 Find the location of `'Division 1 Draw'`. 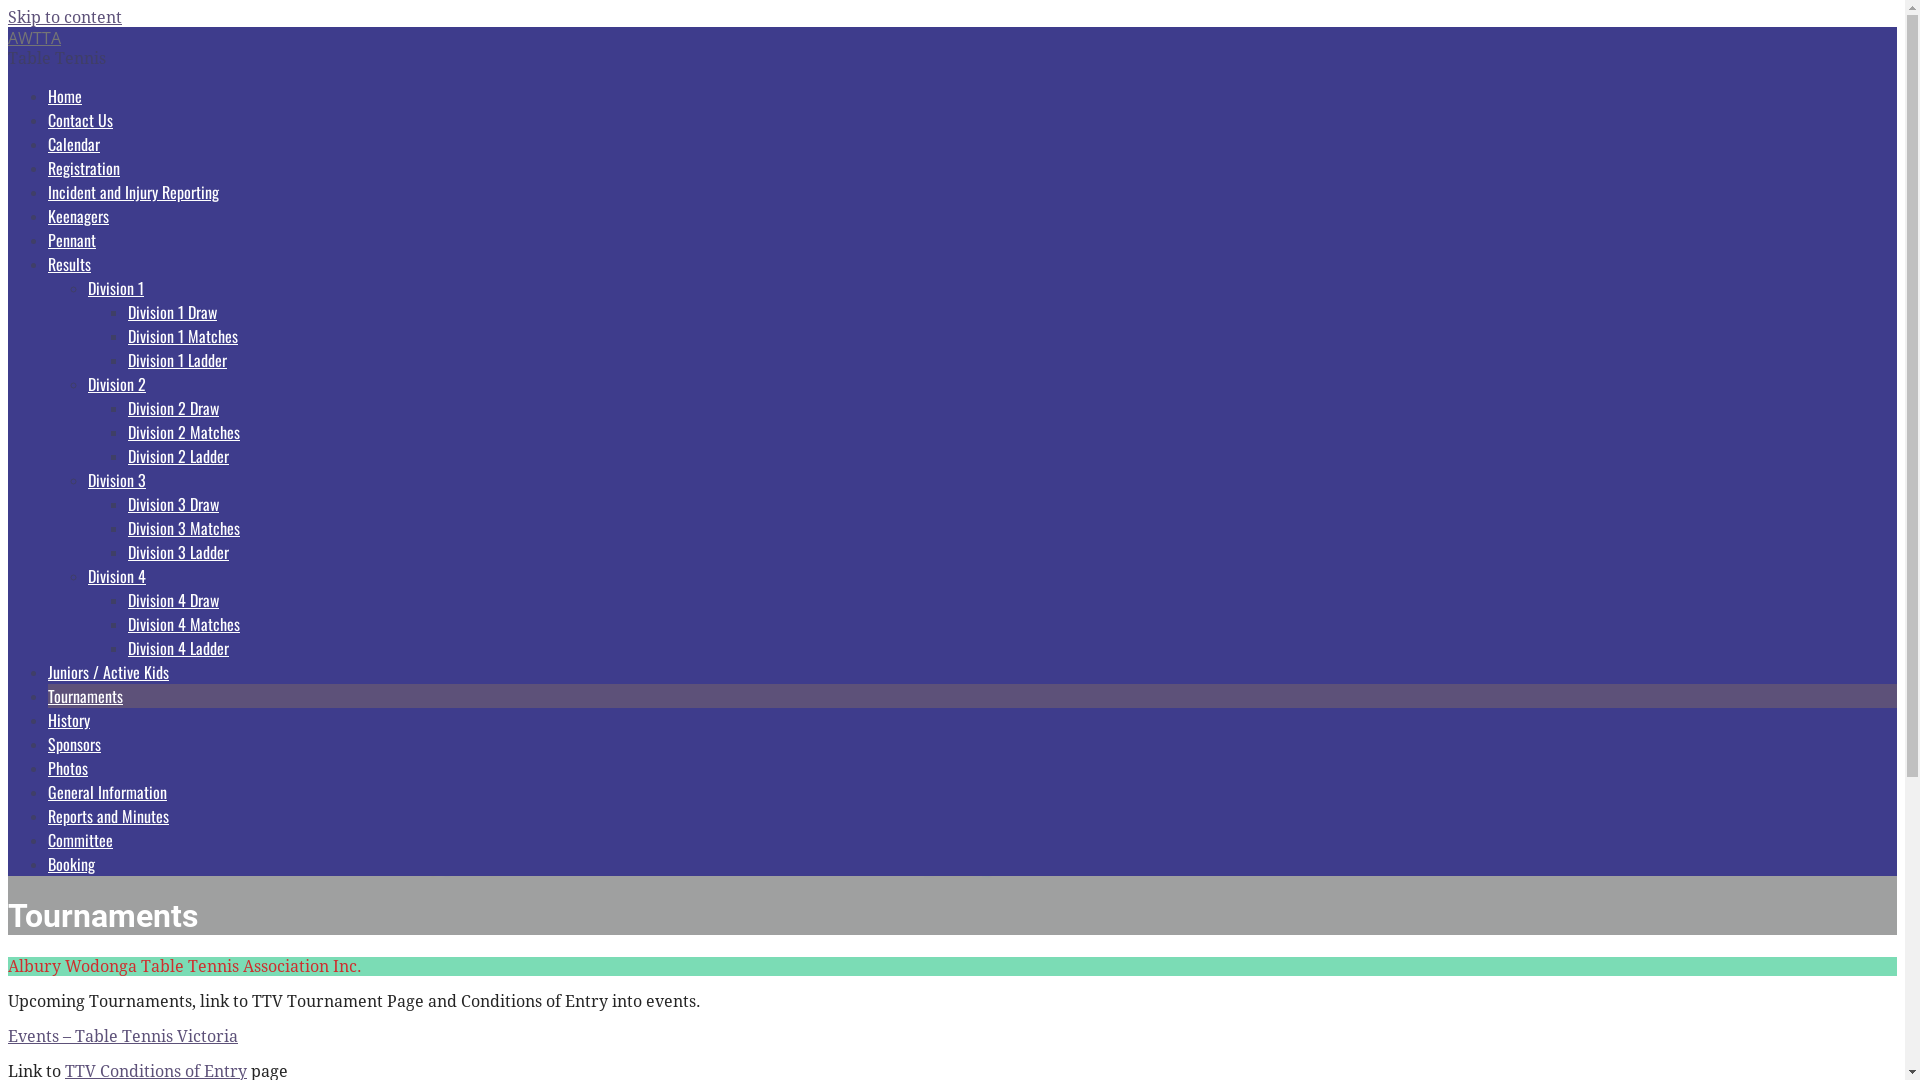

'Division 1 Draw' is located at coordinates (172, 312).